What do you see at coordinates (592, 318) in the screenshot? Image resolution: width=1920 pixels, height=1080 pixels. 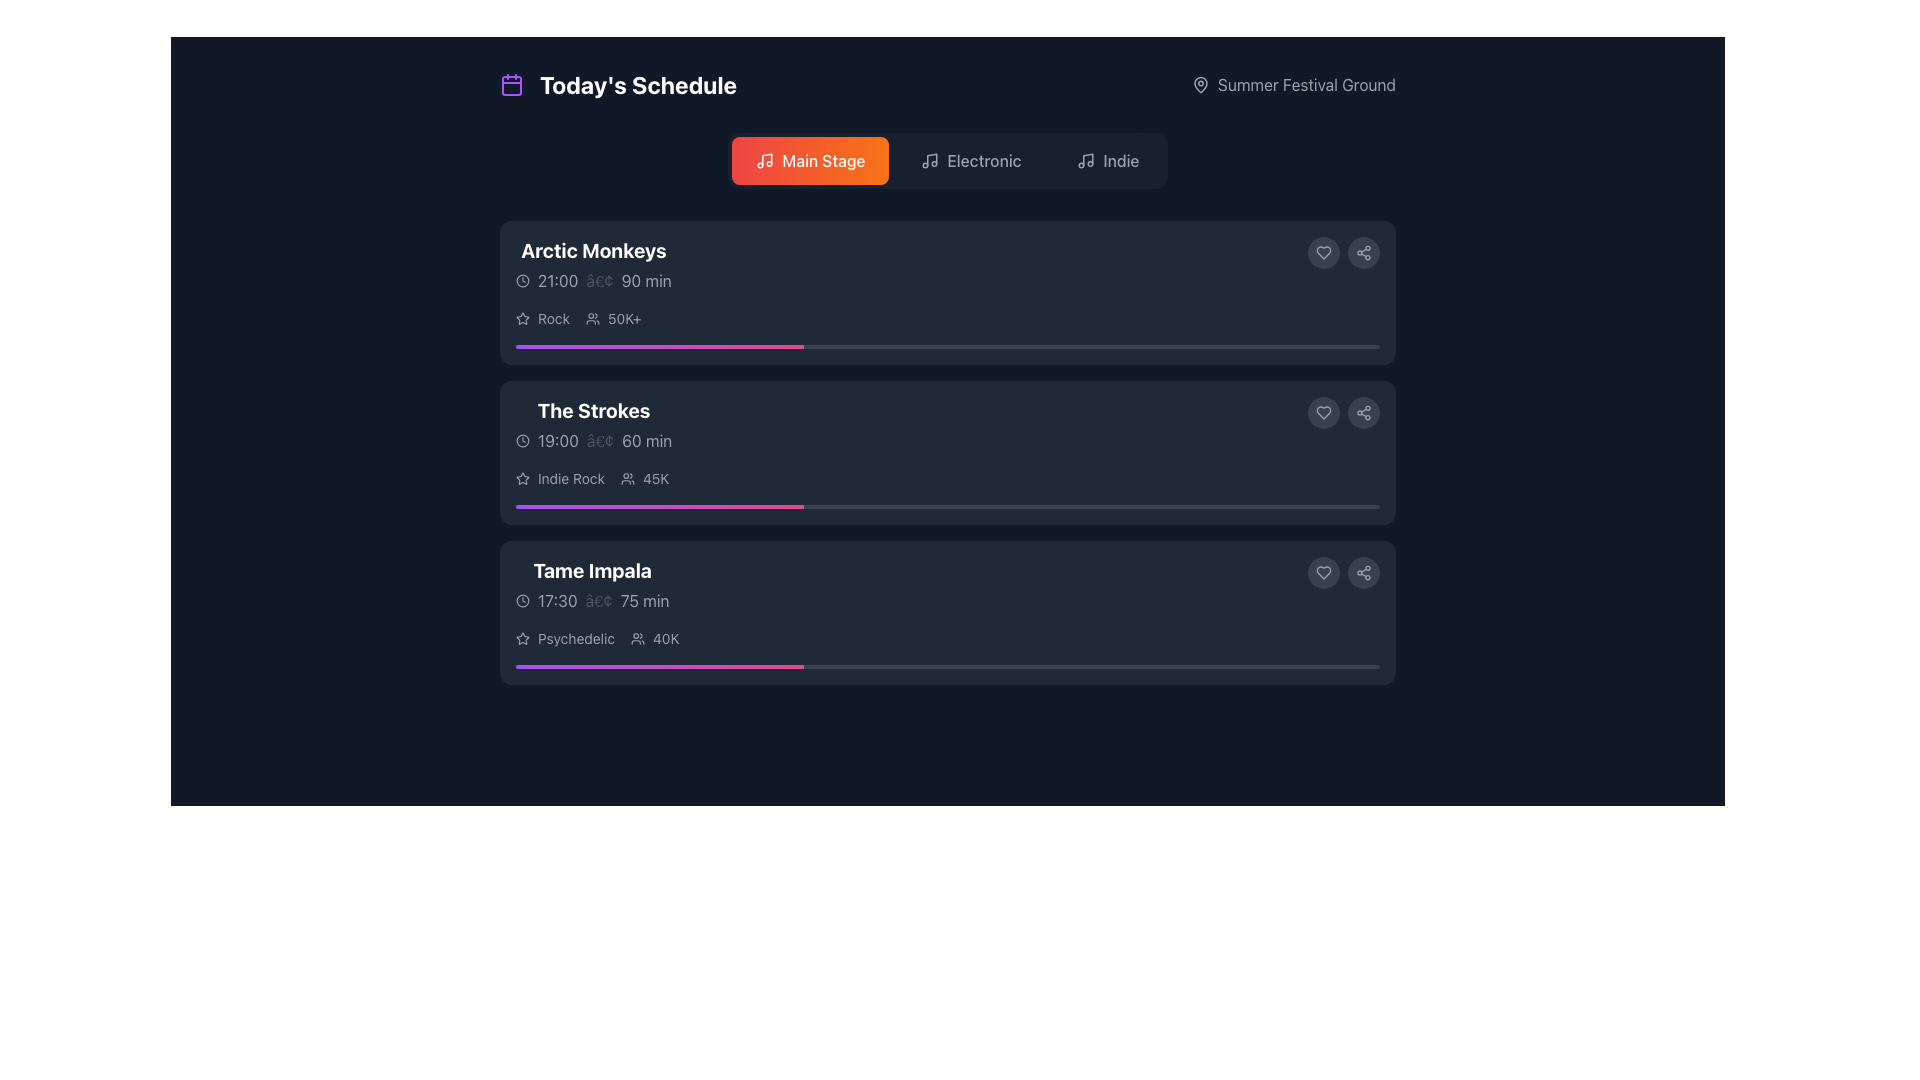 I see `the icon representing the group or audience count, located to the left of the text '50K+'` at bounding box center [592, 318].